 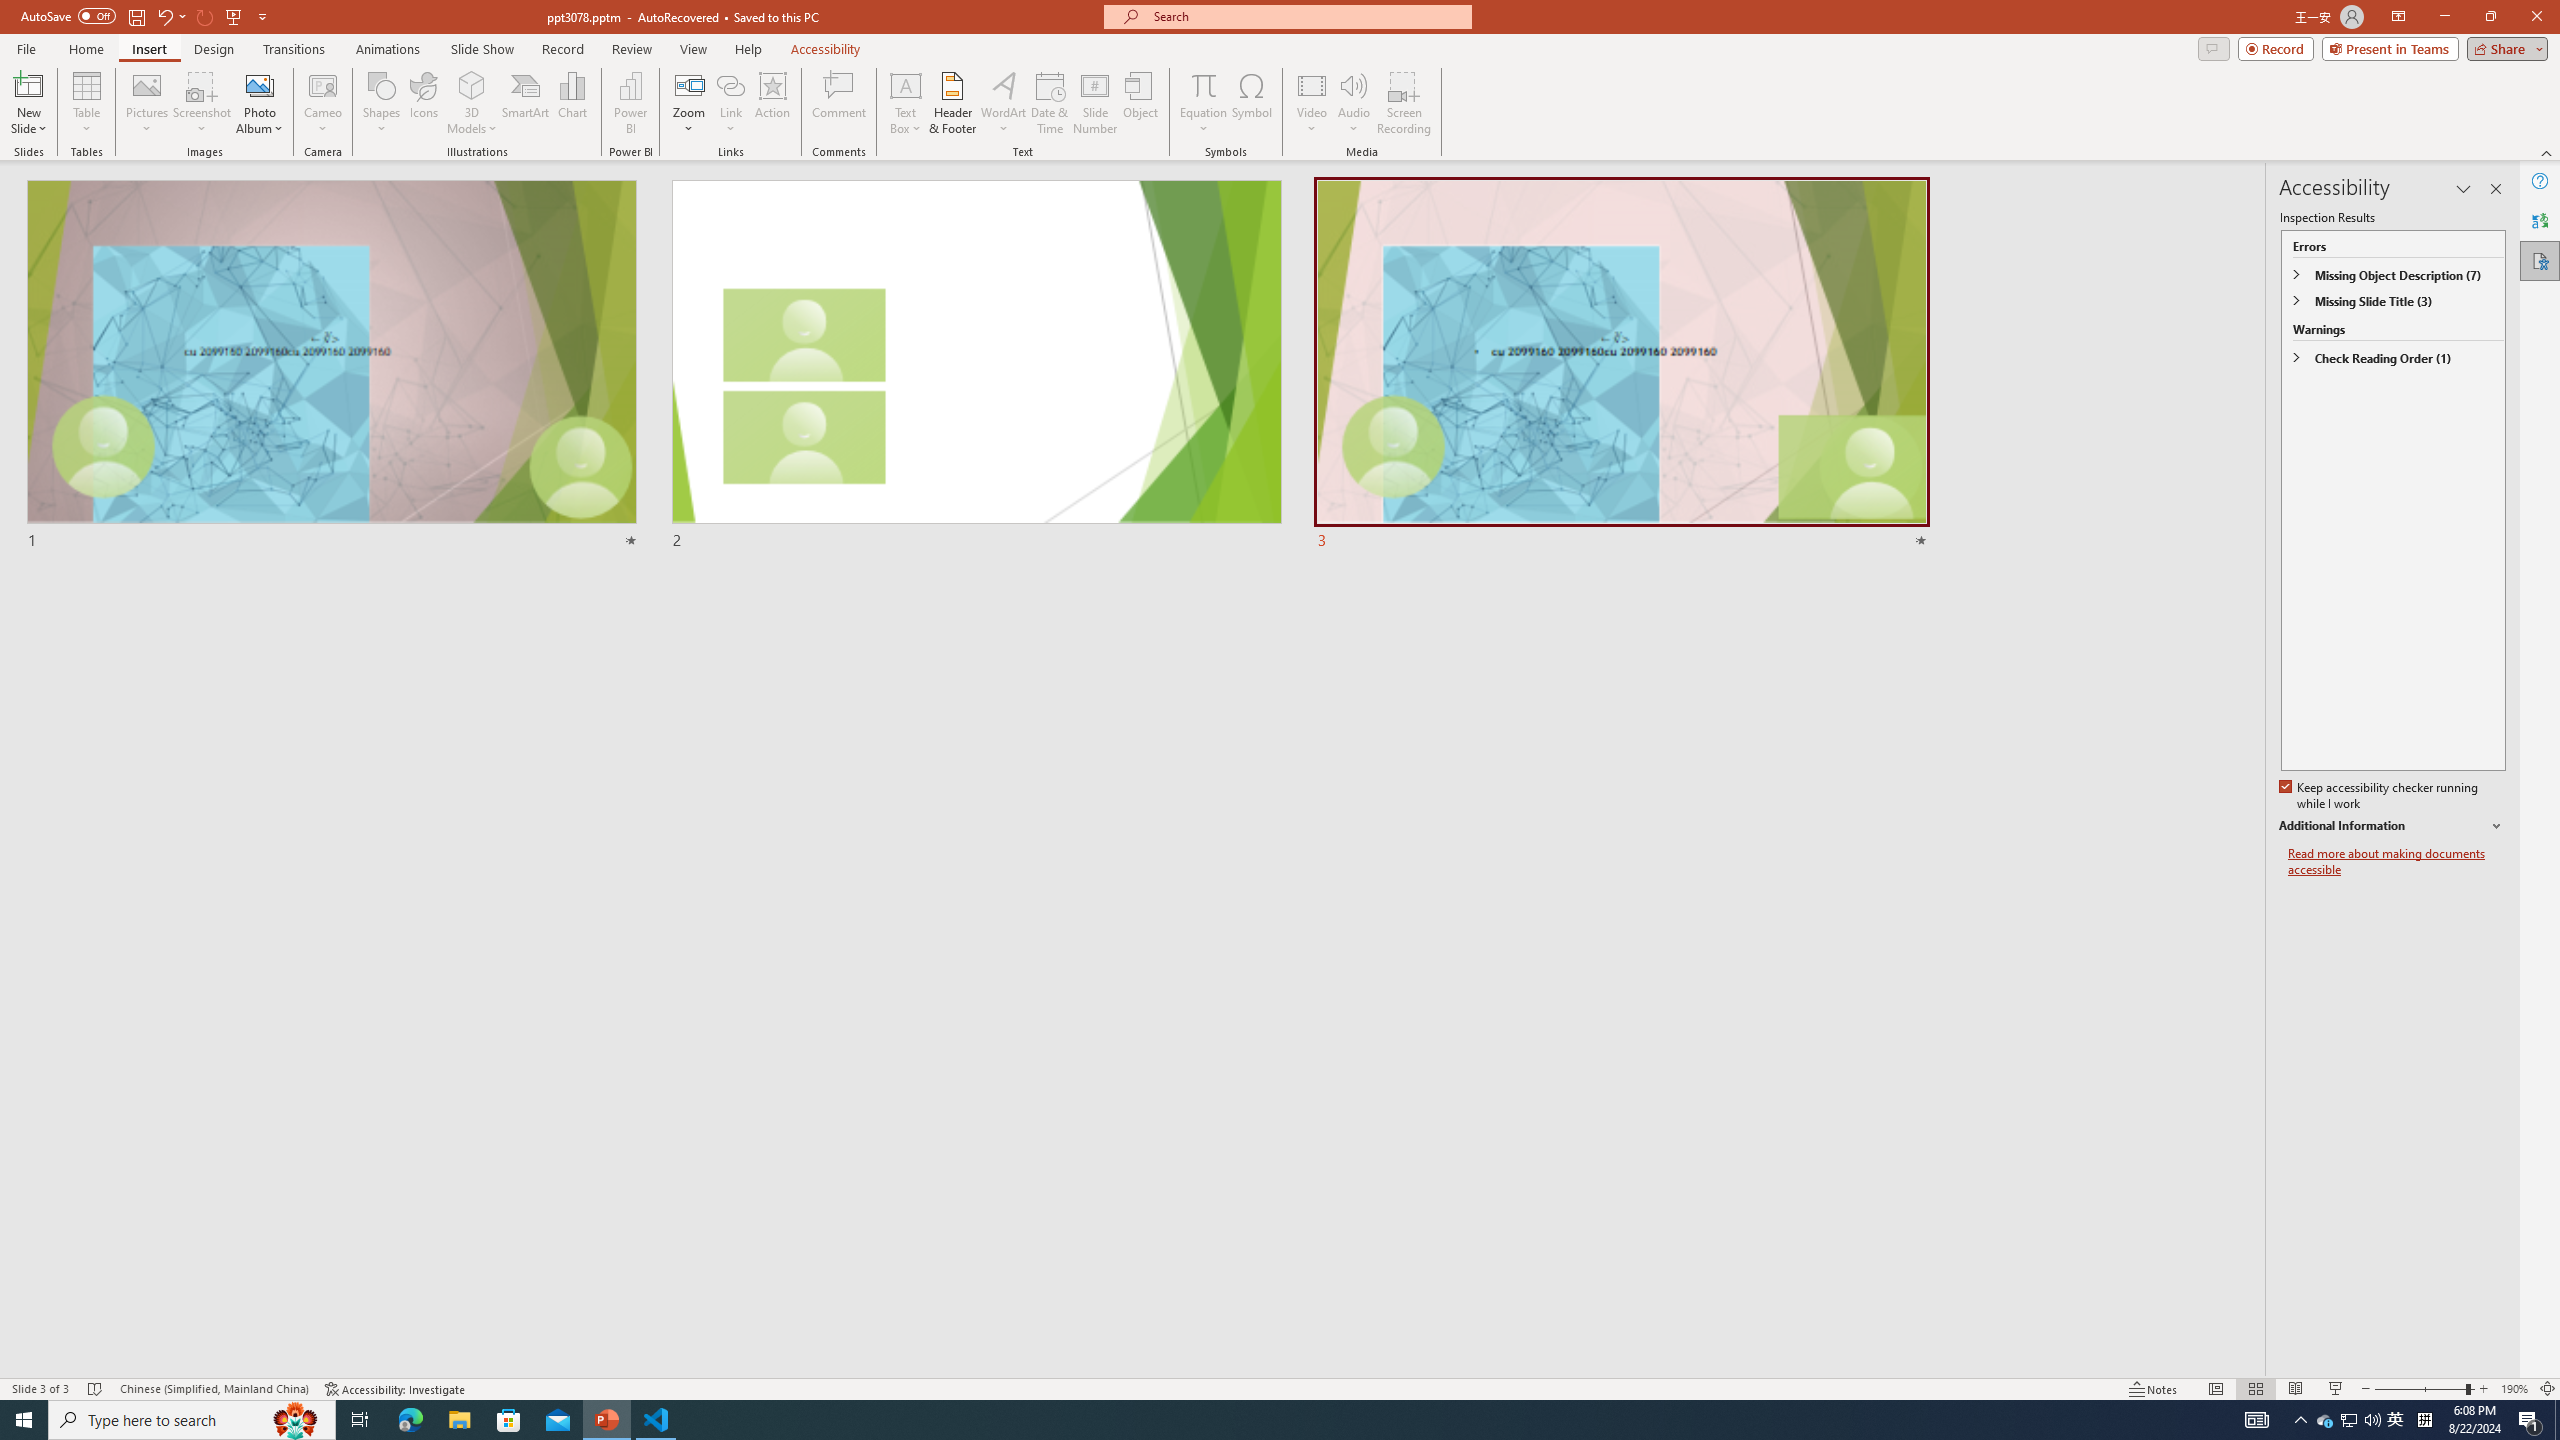 I want to click on 'Link', so click(x=729, y=103).